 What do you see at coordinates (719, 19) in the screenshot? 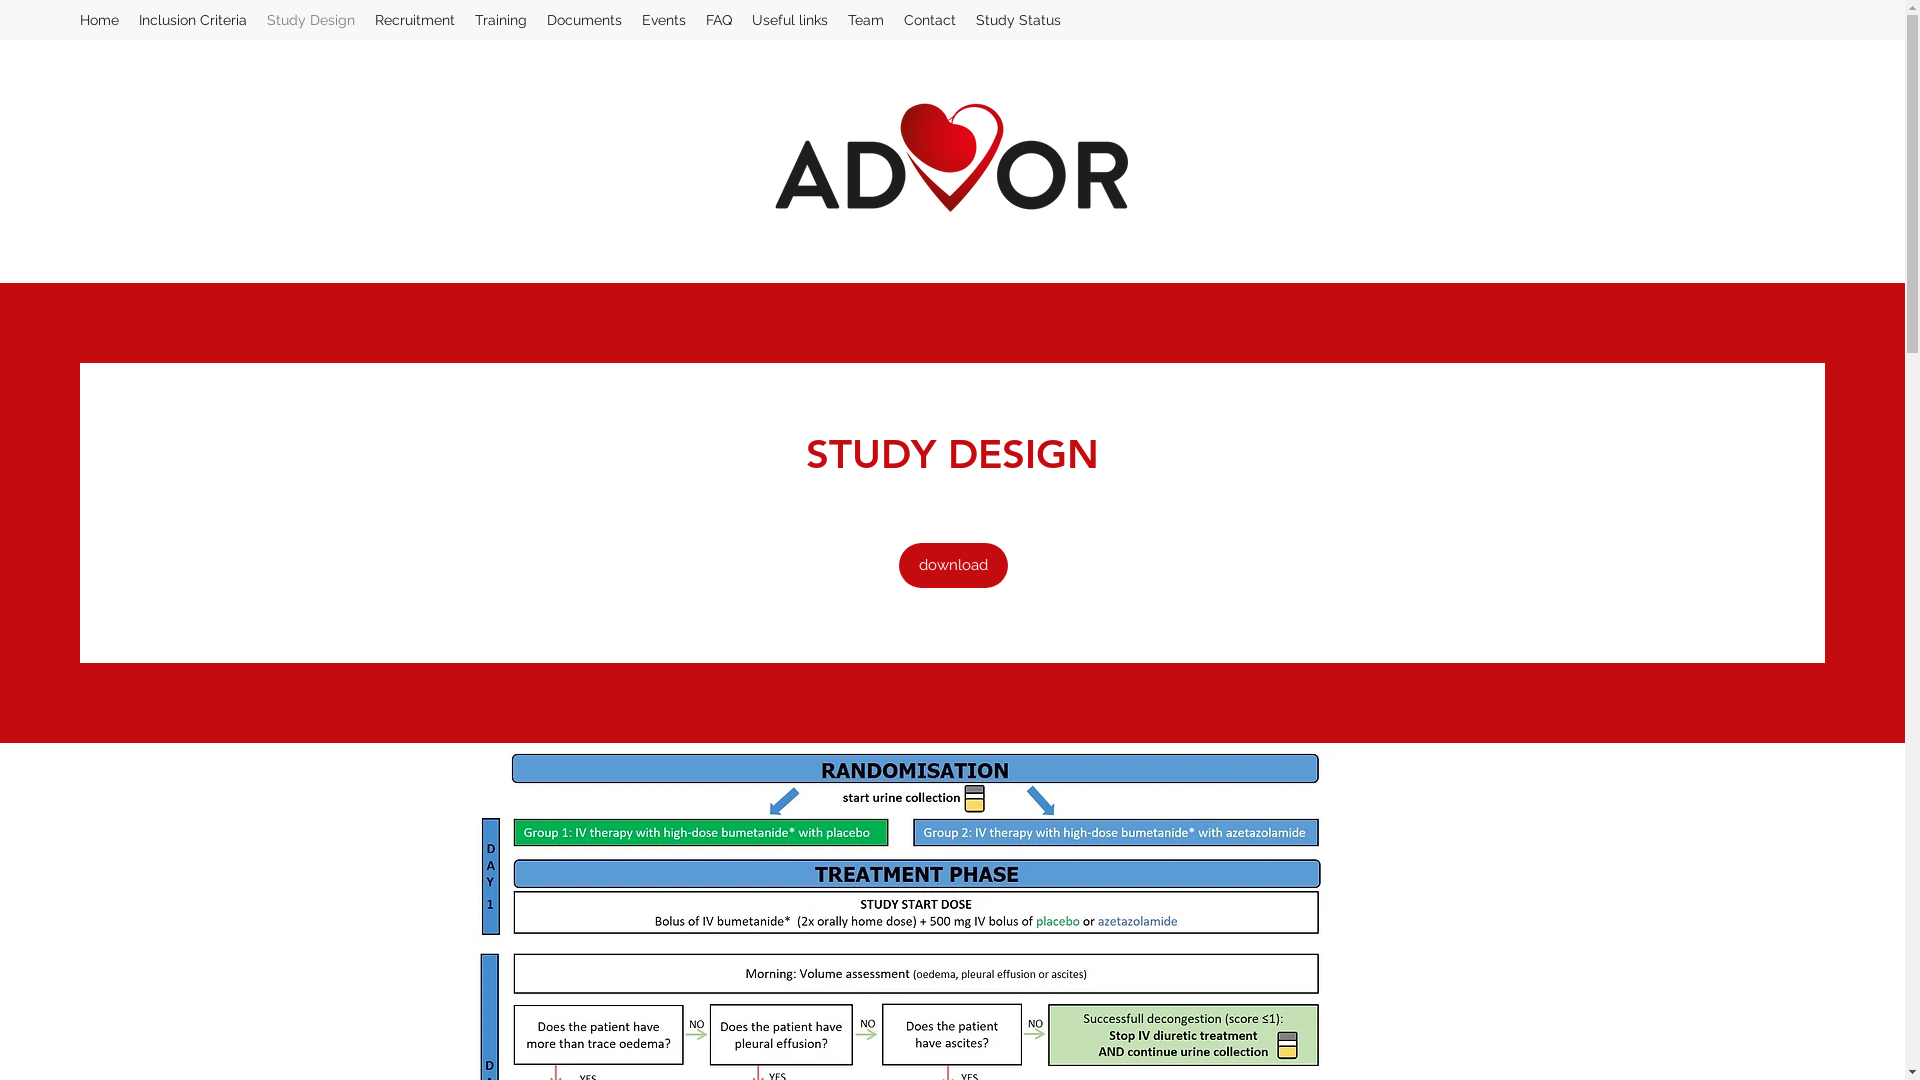
I see `'FAQ'` at bounding box center [719, 19].